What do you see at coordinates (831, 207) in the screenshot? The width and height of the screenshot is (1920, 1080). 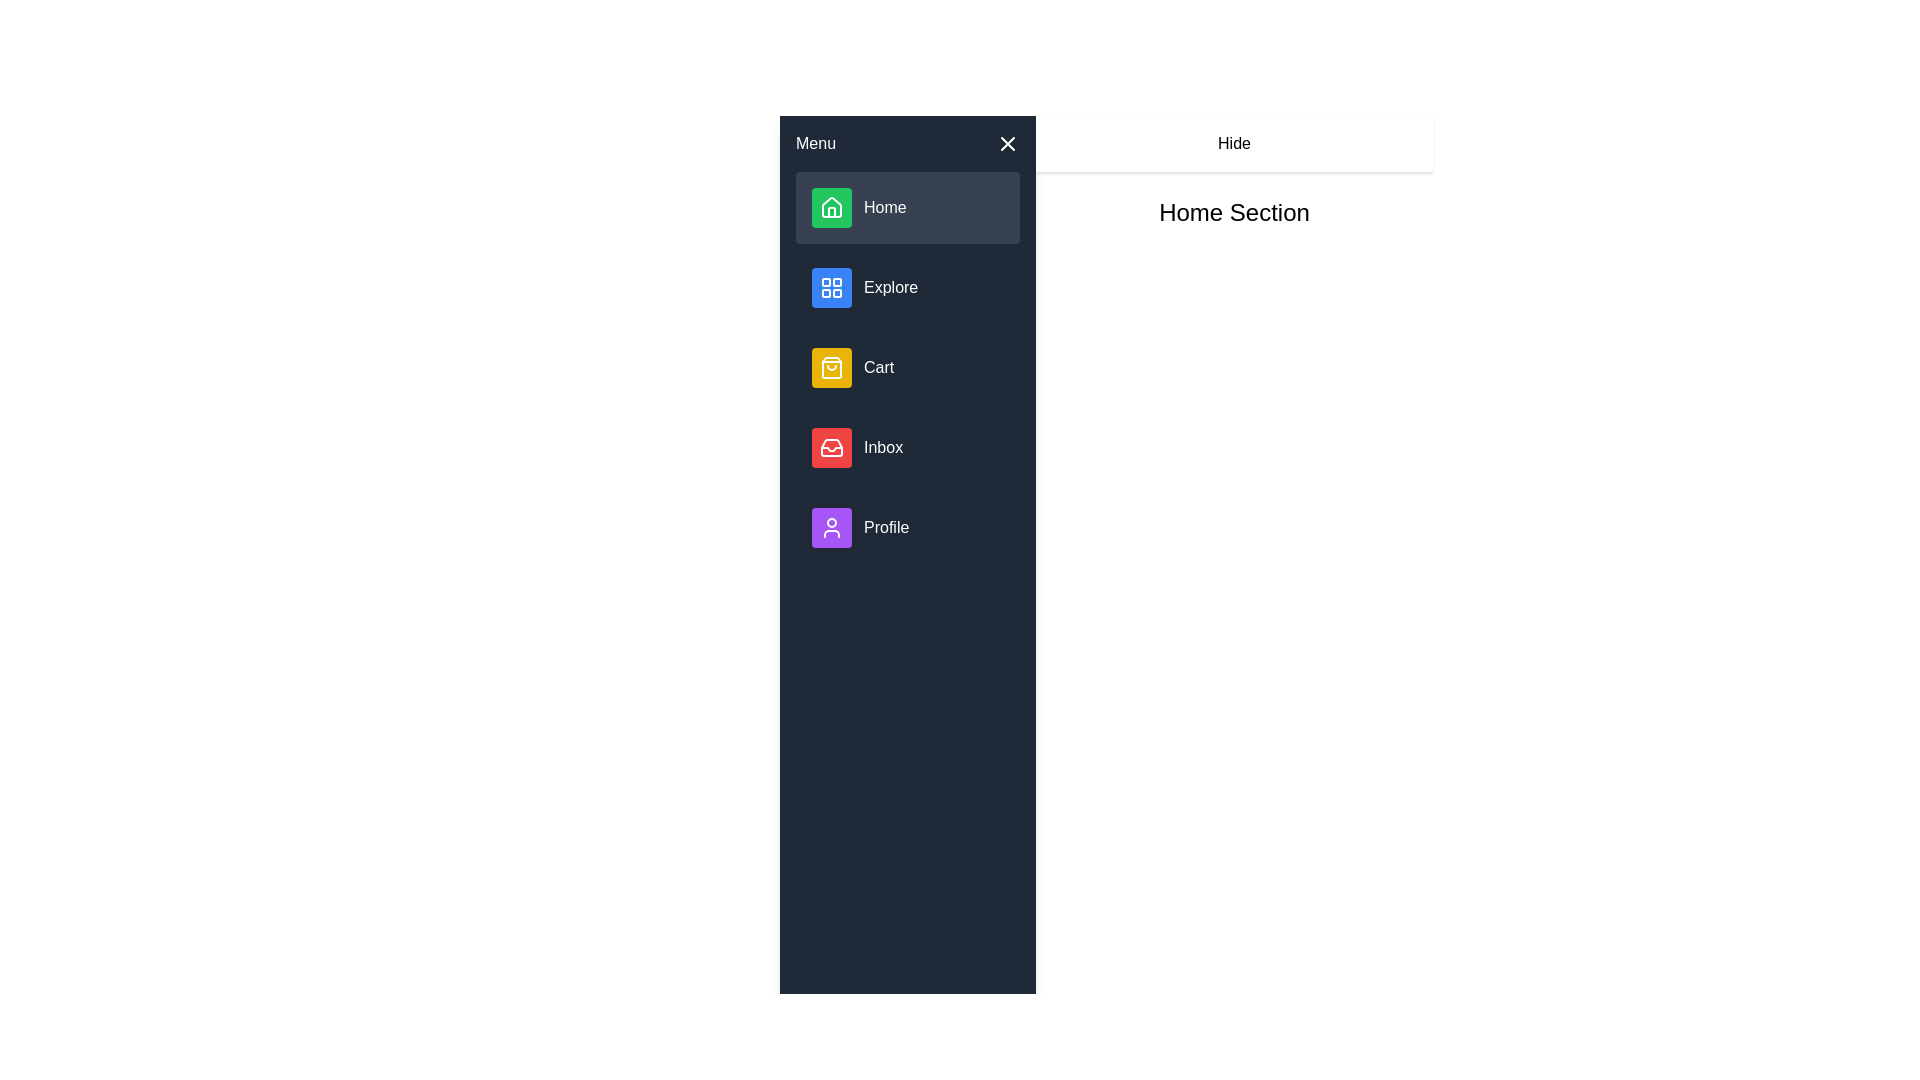 I see `the house icon located next to the 'Home' label in the menu bar, which is the first visual item in the menu list` at bounding box center [831, 207].